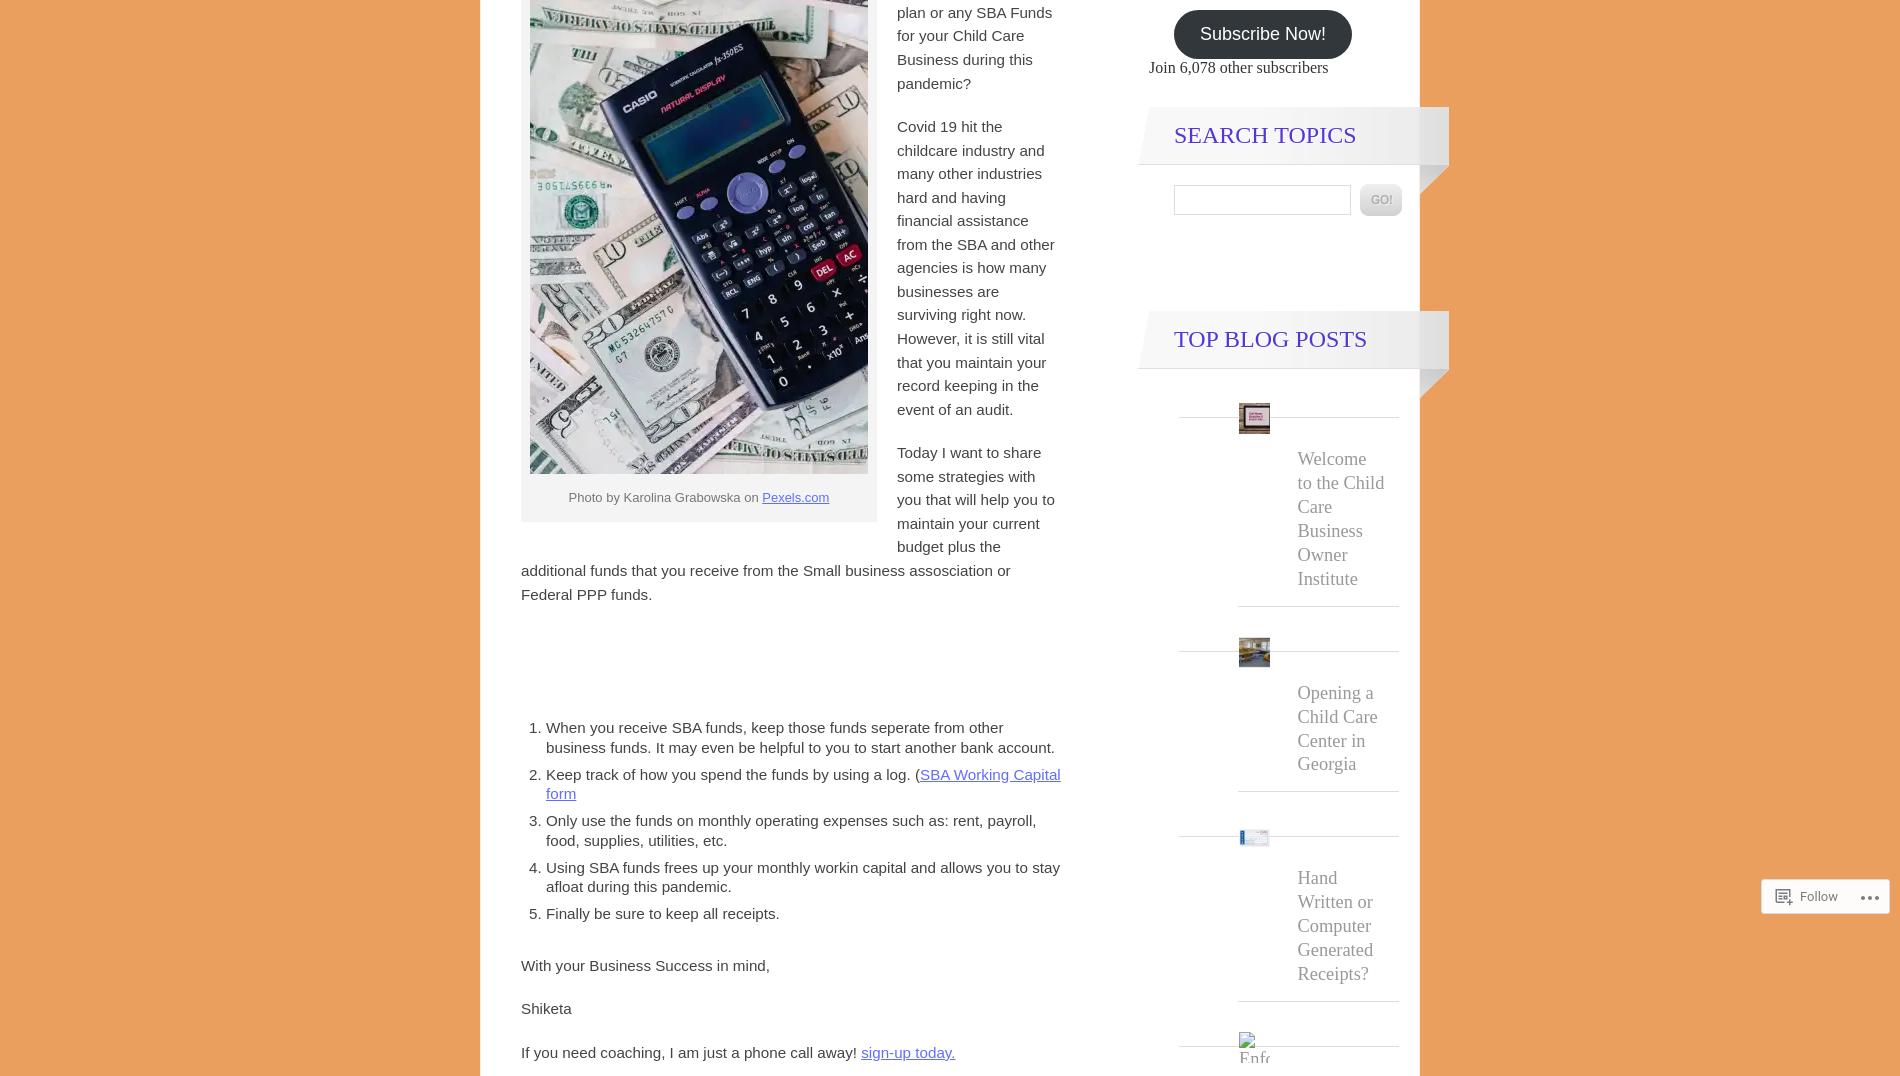 The width and height of the screenshot is (1900, 1076). I want to click on 'Photo by Karolina Grabowska on', so click(665, 496).